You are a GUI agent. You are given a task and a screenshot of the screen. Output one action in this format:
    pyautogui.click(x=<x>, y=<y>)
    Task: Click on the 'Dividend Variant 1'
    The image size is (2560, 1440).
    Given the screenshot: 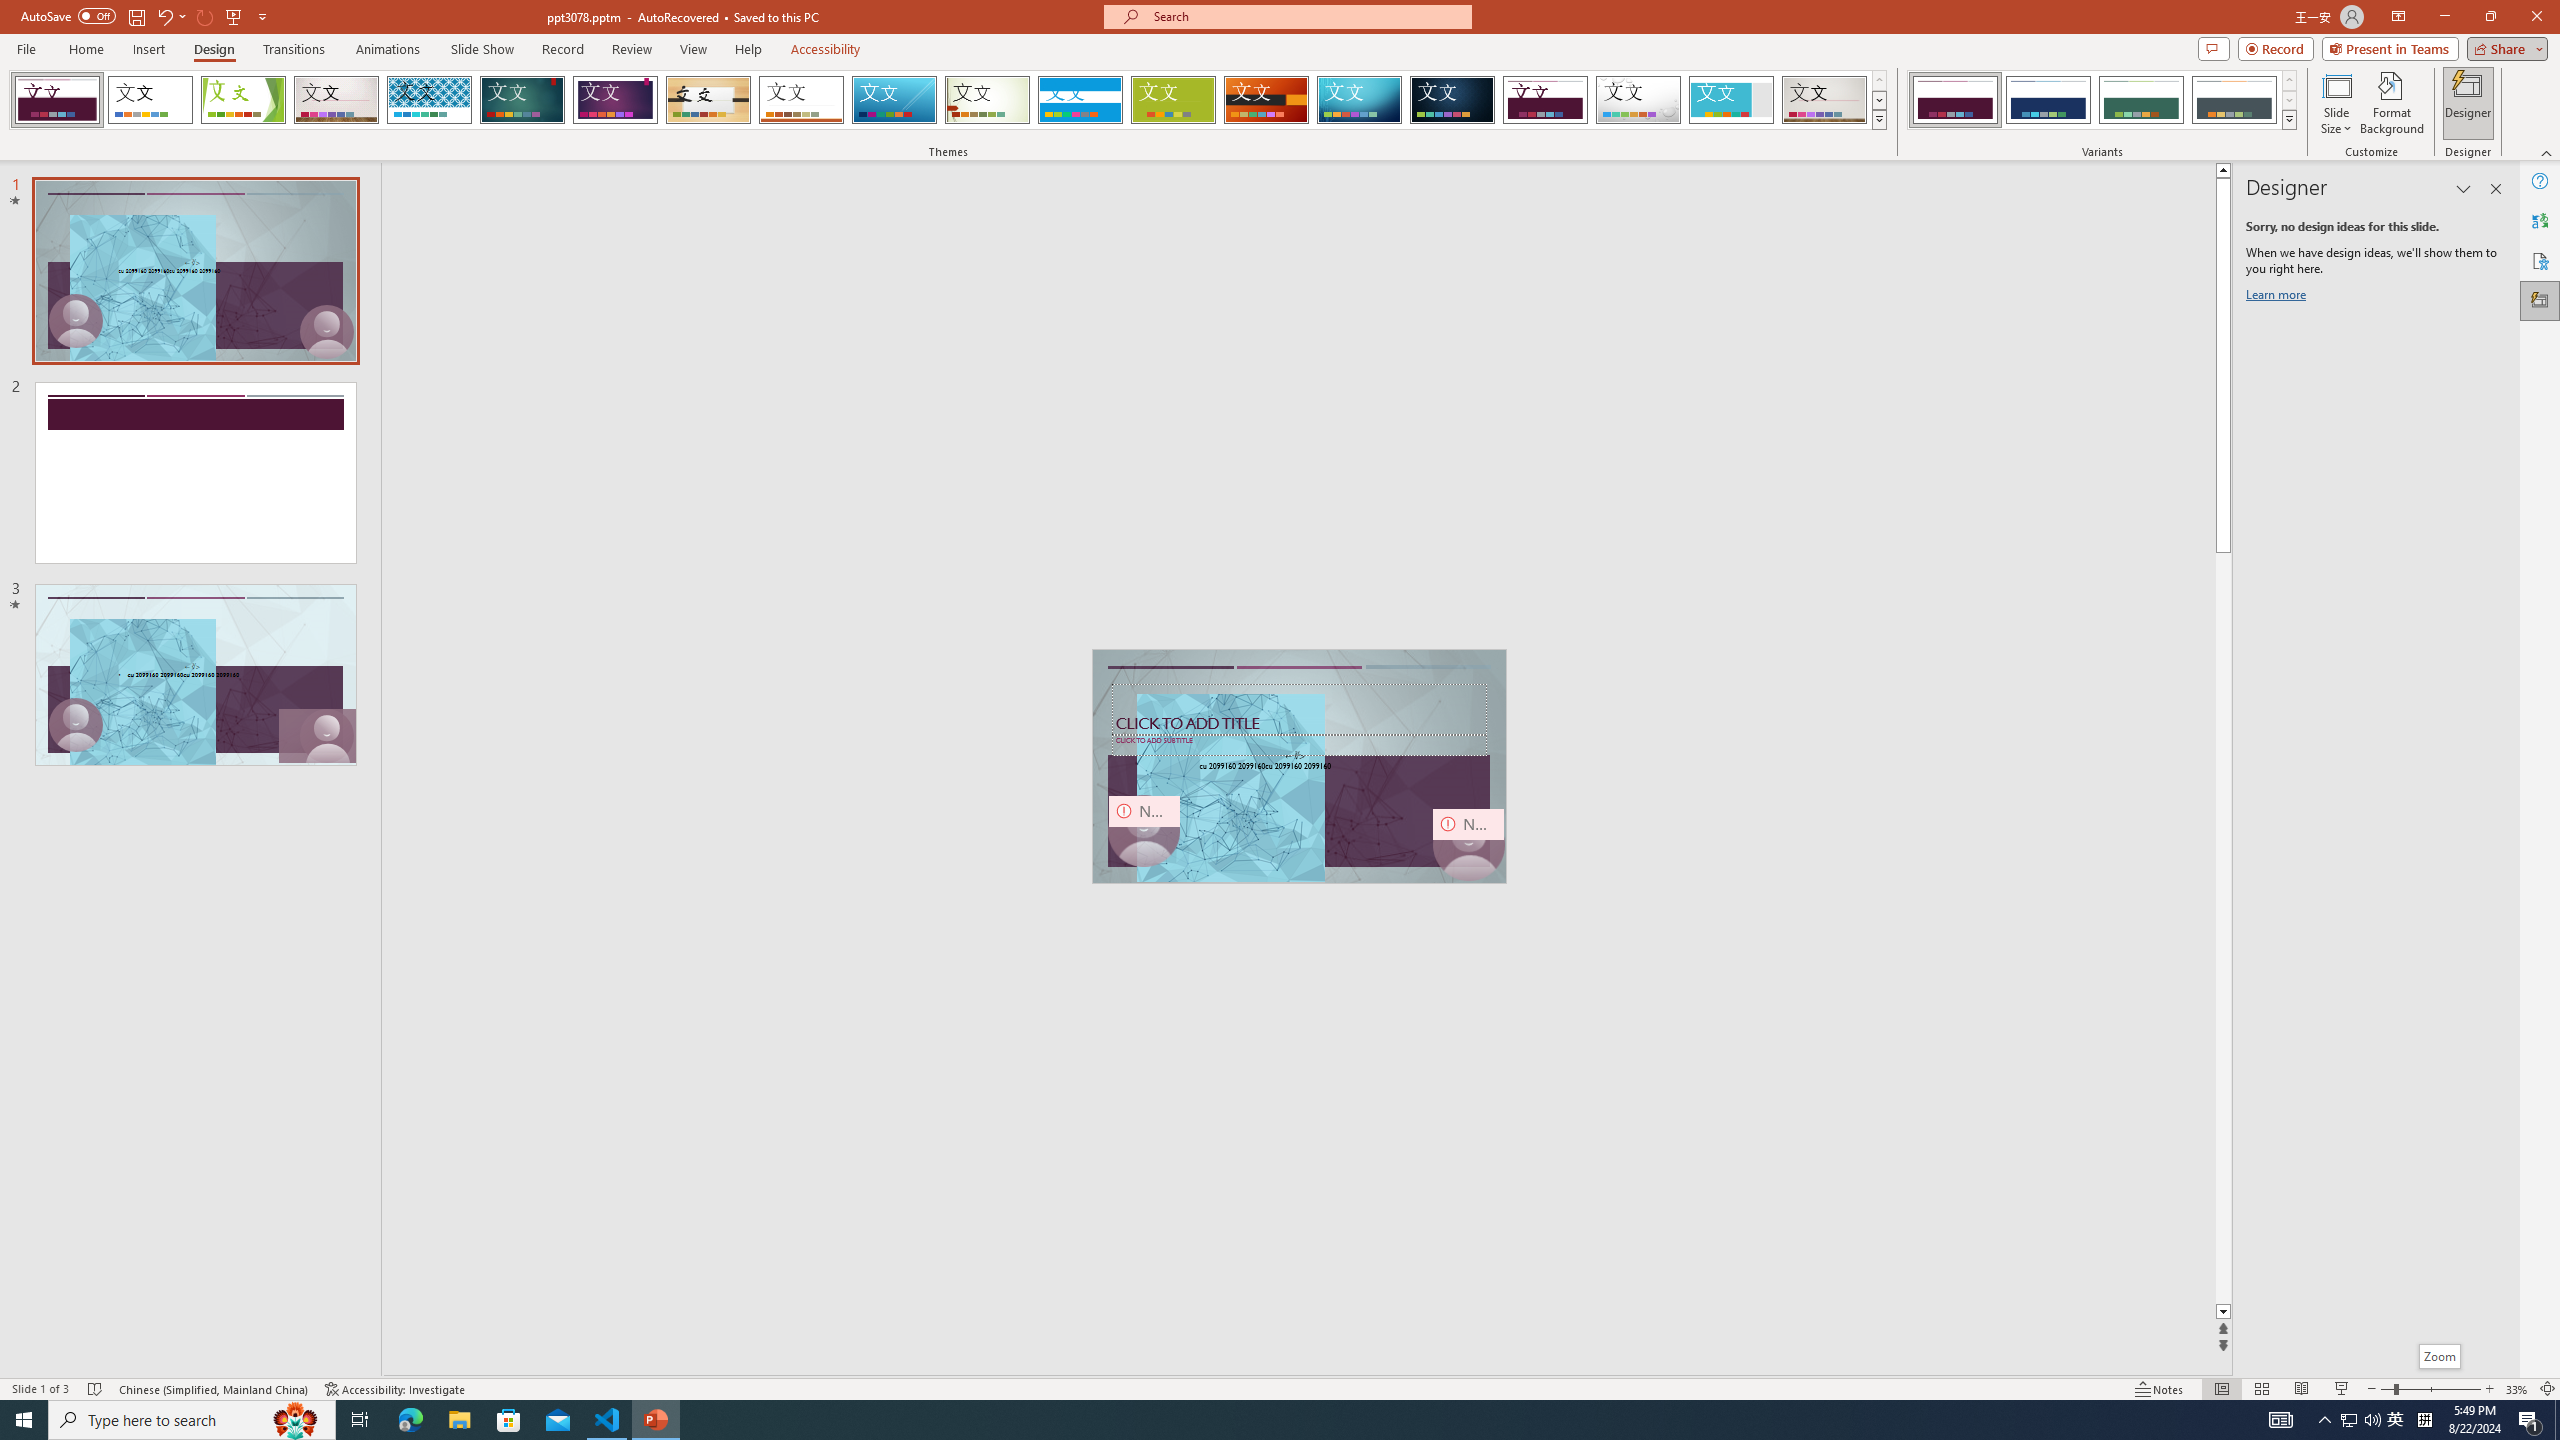 What is the action you would take?
    pyautogui.click(x=1954, y=99)
    